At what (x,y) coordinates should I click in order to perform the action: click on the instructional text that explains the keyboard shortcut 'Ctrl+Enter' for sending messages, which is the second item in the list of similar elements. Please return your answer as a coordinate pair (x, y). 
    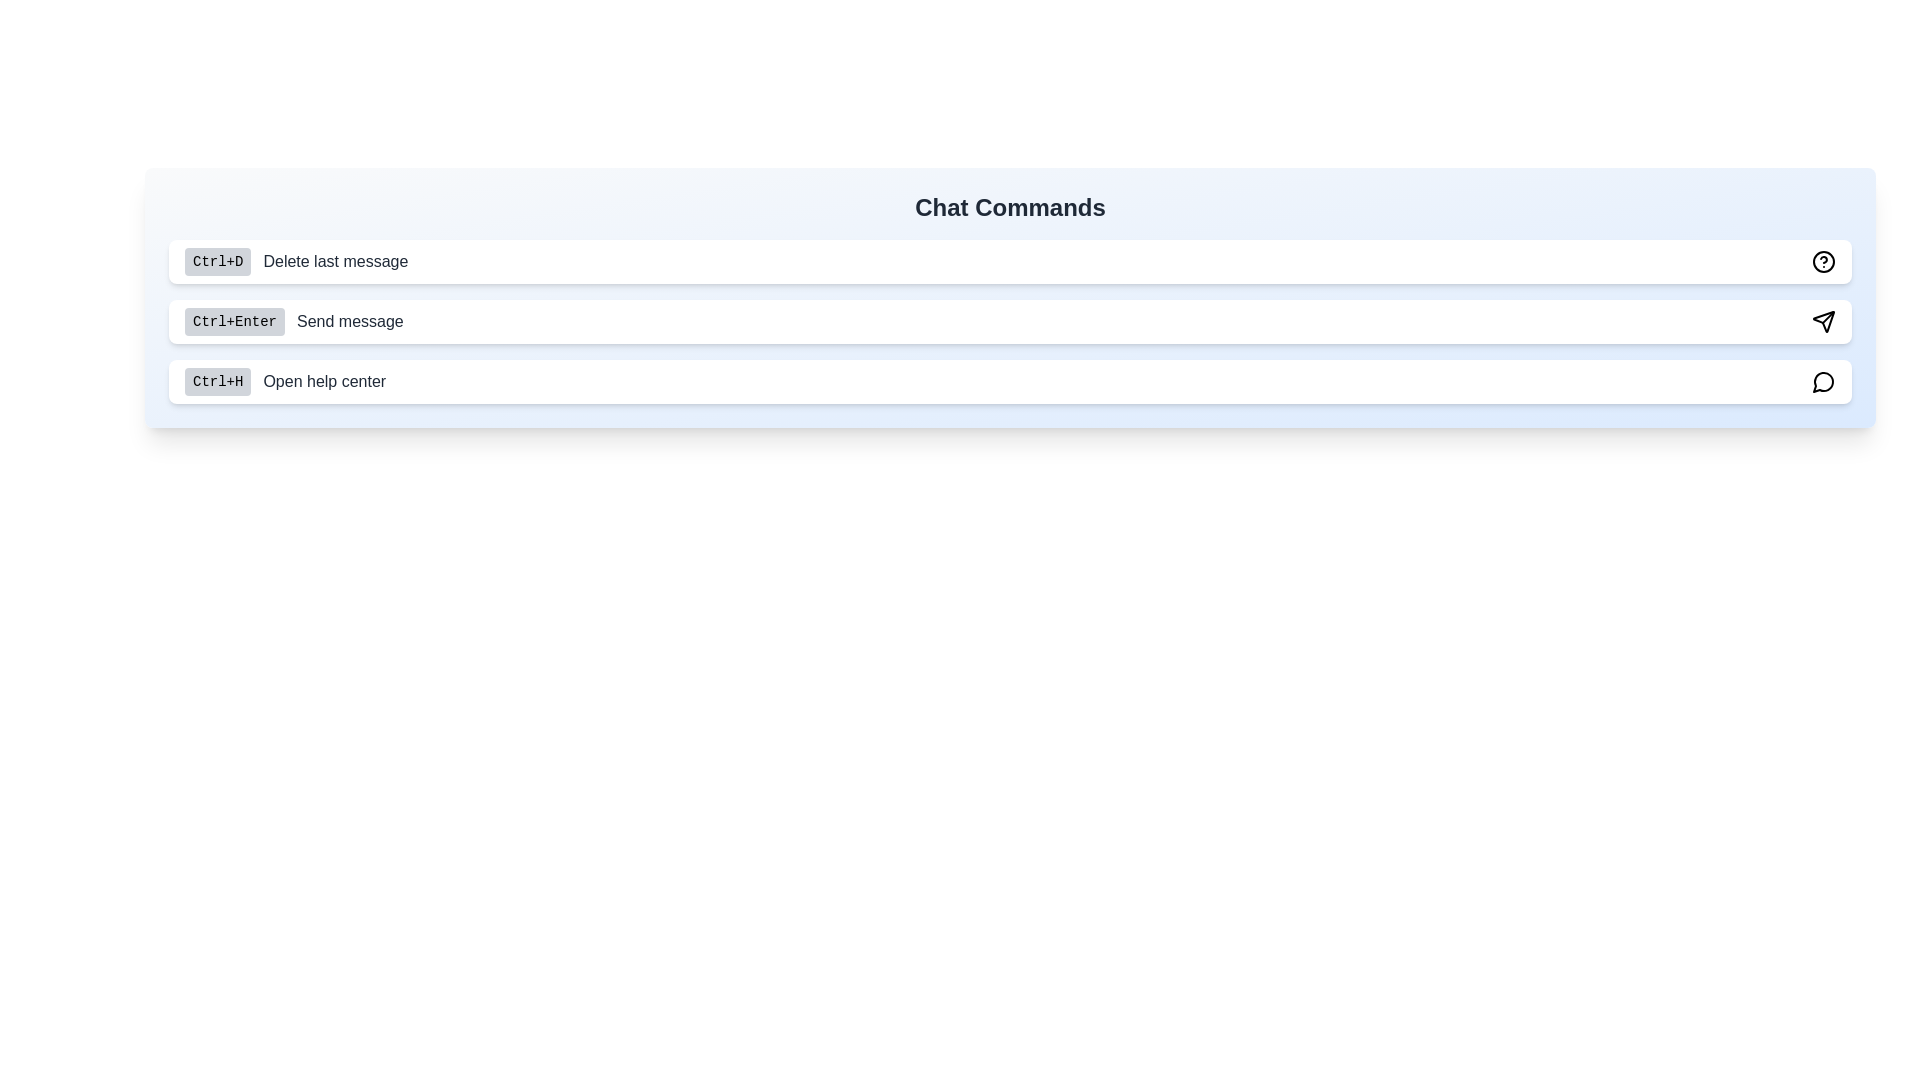
    Looking at the image, I should click on (293, 320).